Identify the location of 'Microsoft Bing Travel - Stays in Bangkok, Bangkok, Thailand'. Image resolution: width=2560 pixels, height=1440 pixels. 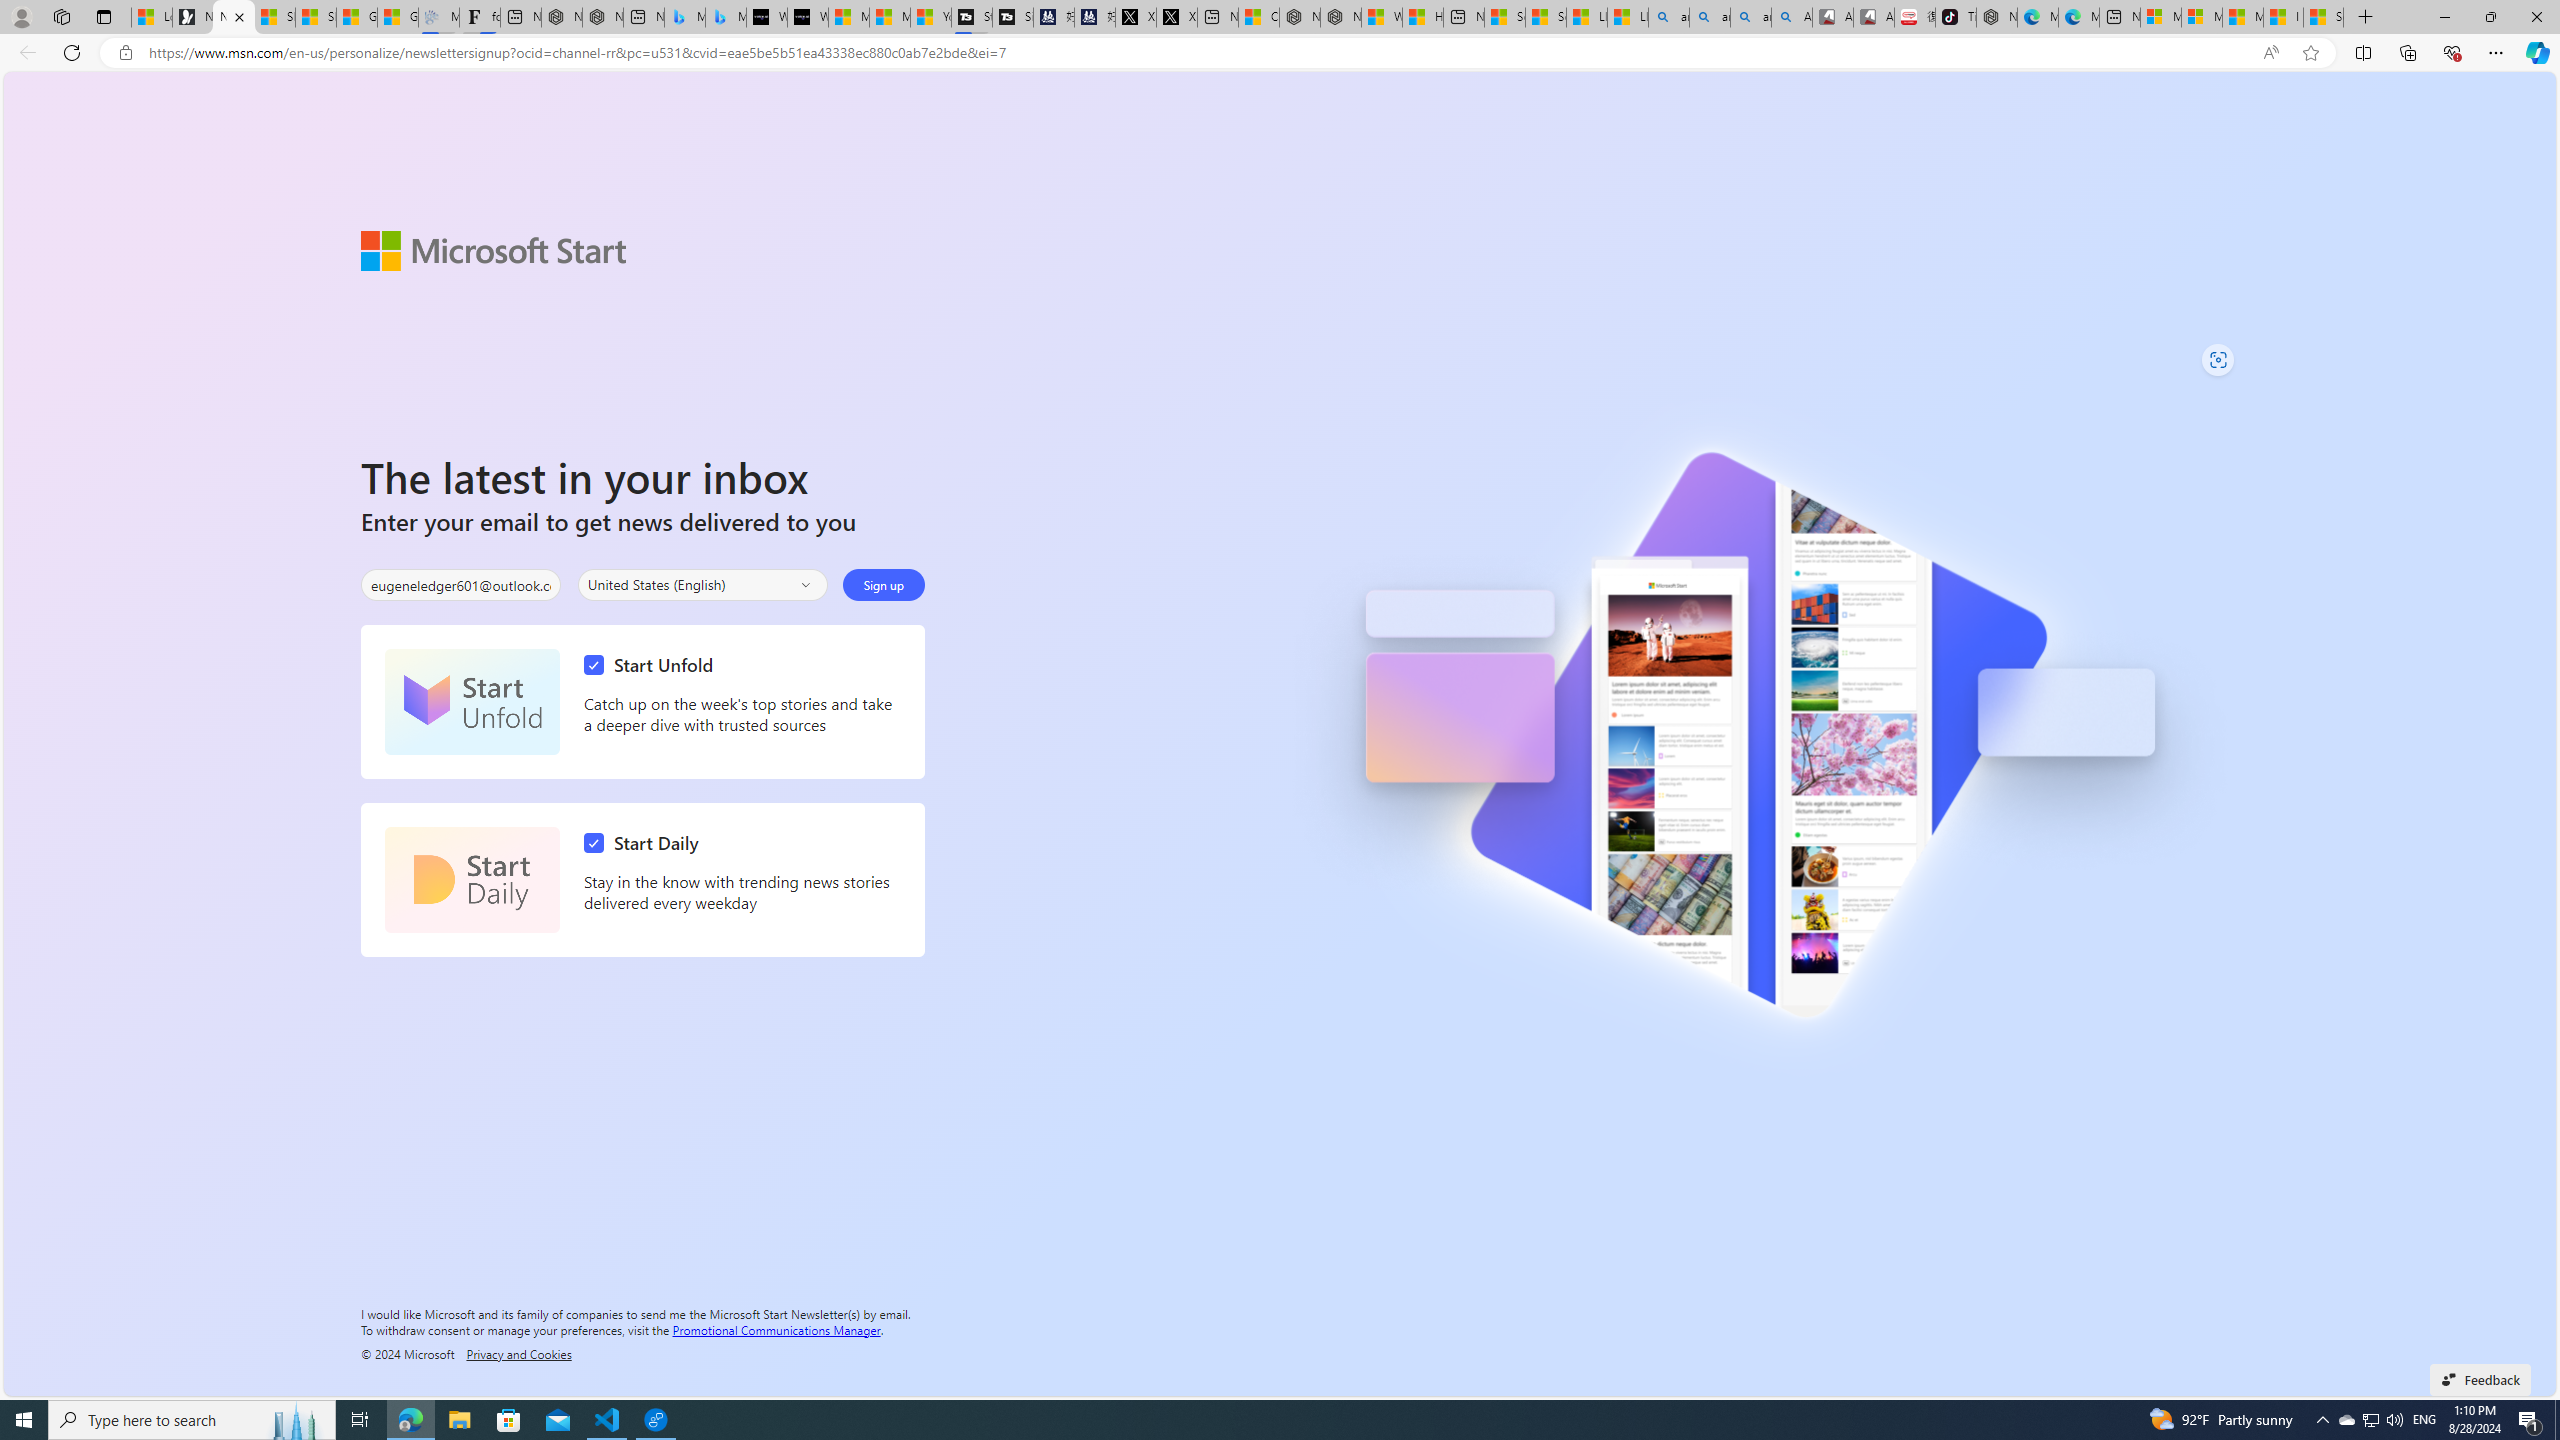
(684, 16).